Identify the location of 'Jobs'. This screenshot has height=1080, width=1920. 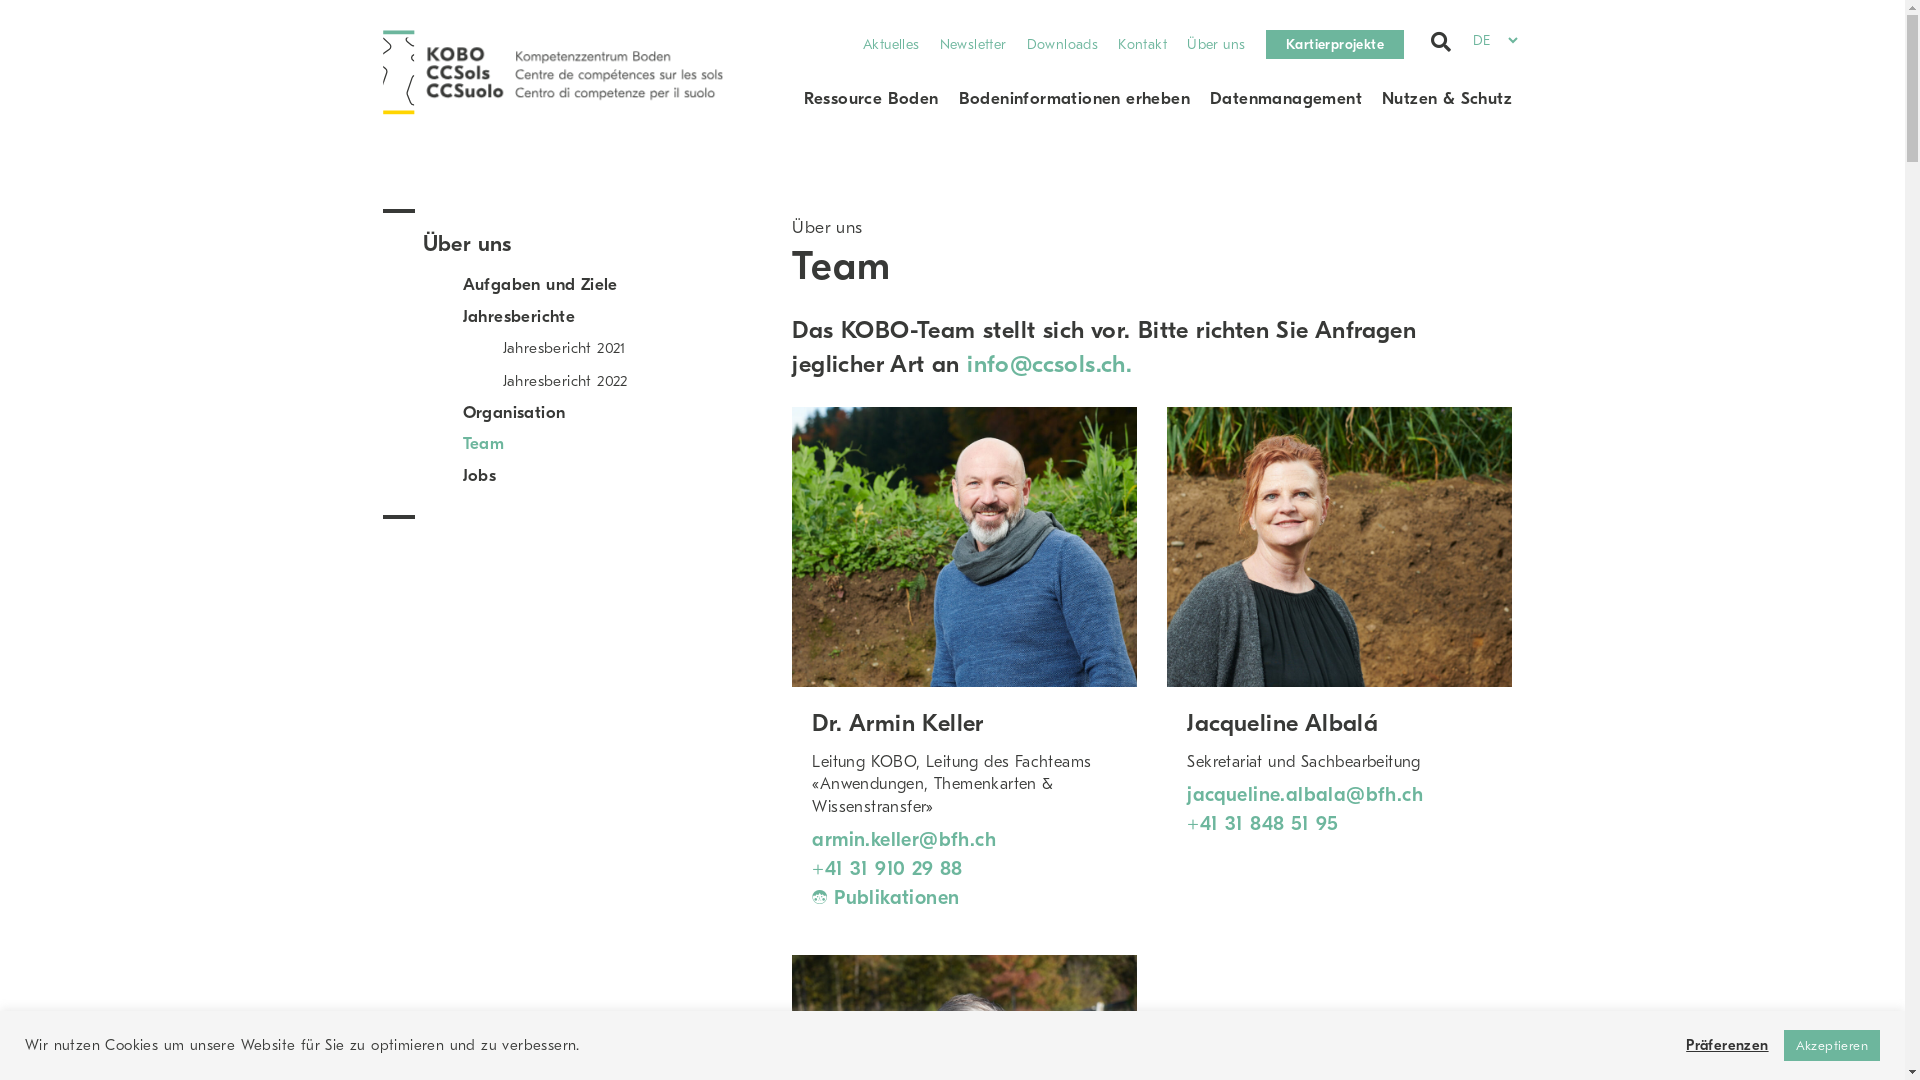
(478, 475).